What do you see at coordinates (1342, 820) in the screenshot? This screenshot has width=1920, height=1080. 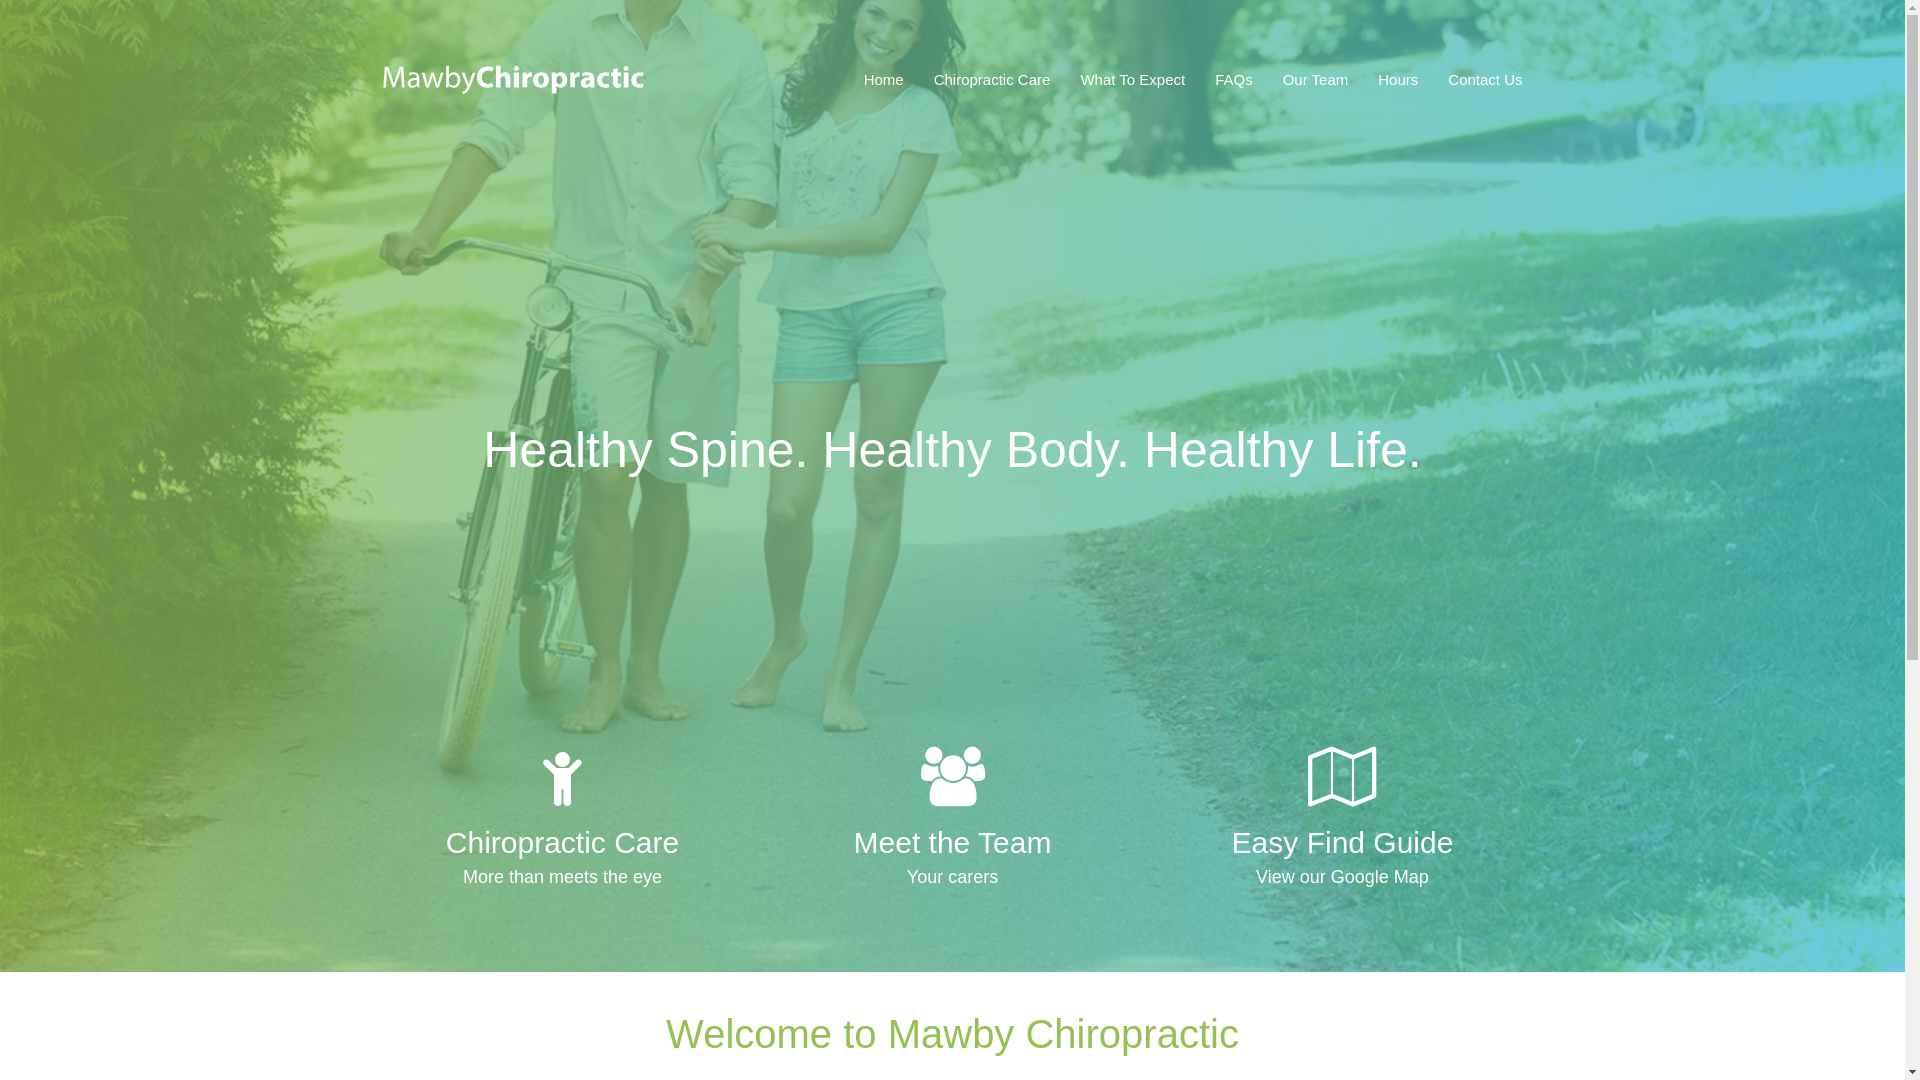 I see `'Easy Find Guide` at bounding box center [1342, 820].